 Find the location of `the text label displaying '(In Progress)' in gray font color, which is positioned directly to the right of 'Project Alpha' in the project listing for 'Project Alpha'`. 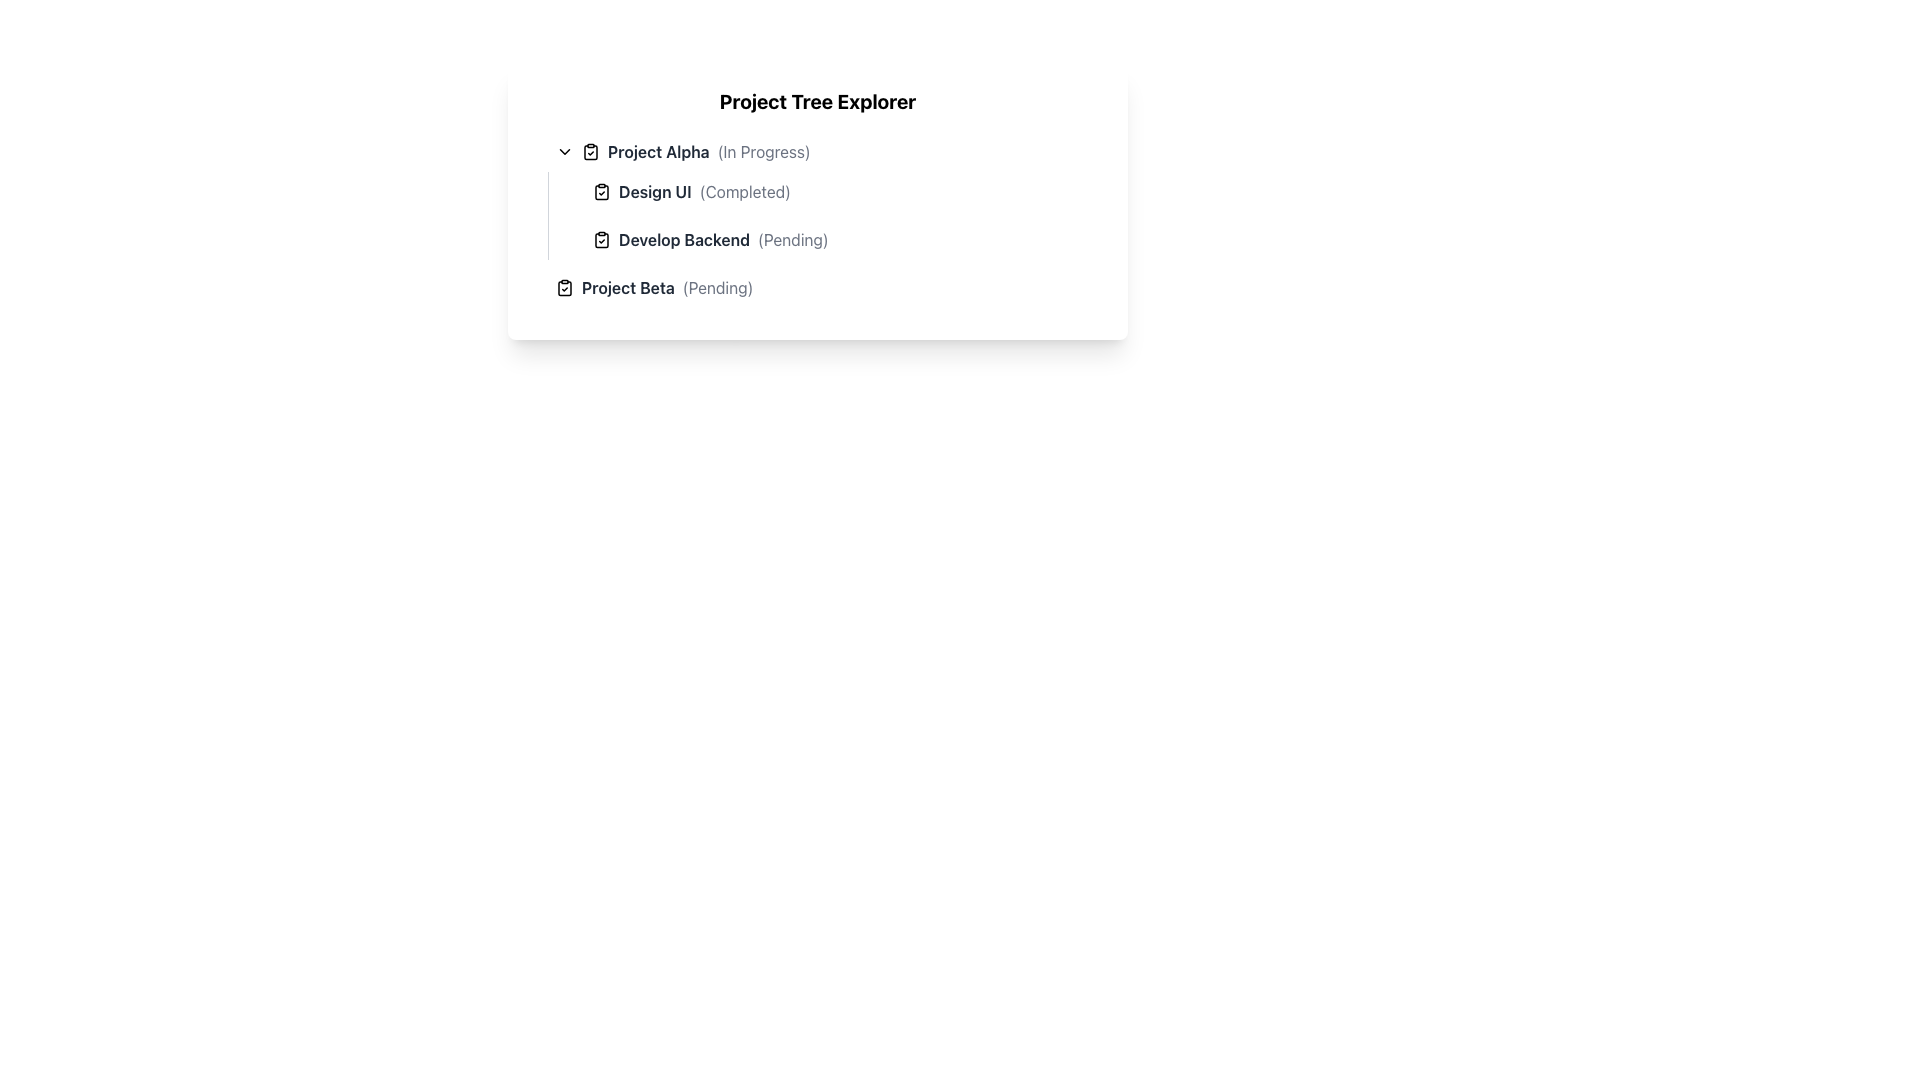

the text label displaying '(In Progress)' in gray font color, which is positioned directly to the right of 'Project Alpha' in the project listing for 'Project Alpha' is located at coordinates (763, 150).